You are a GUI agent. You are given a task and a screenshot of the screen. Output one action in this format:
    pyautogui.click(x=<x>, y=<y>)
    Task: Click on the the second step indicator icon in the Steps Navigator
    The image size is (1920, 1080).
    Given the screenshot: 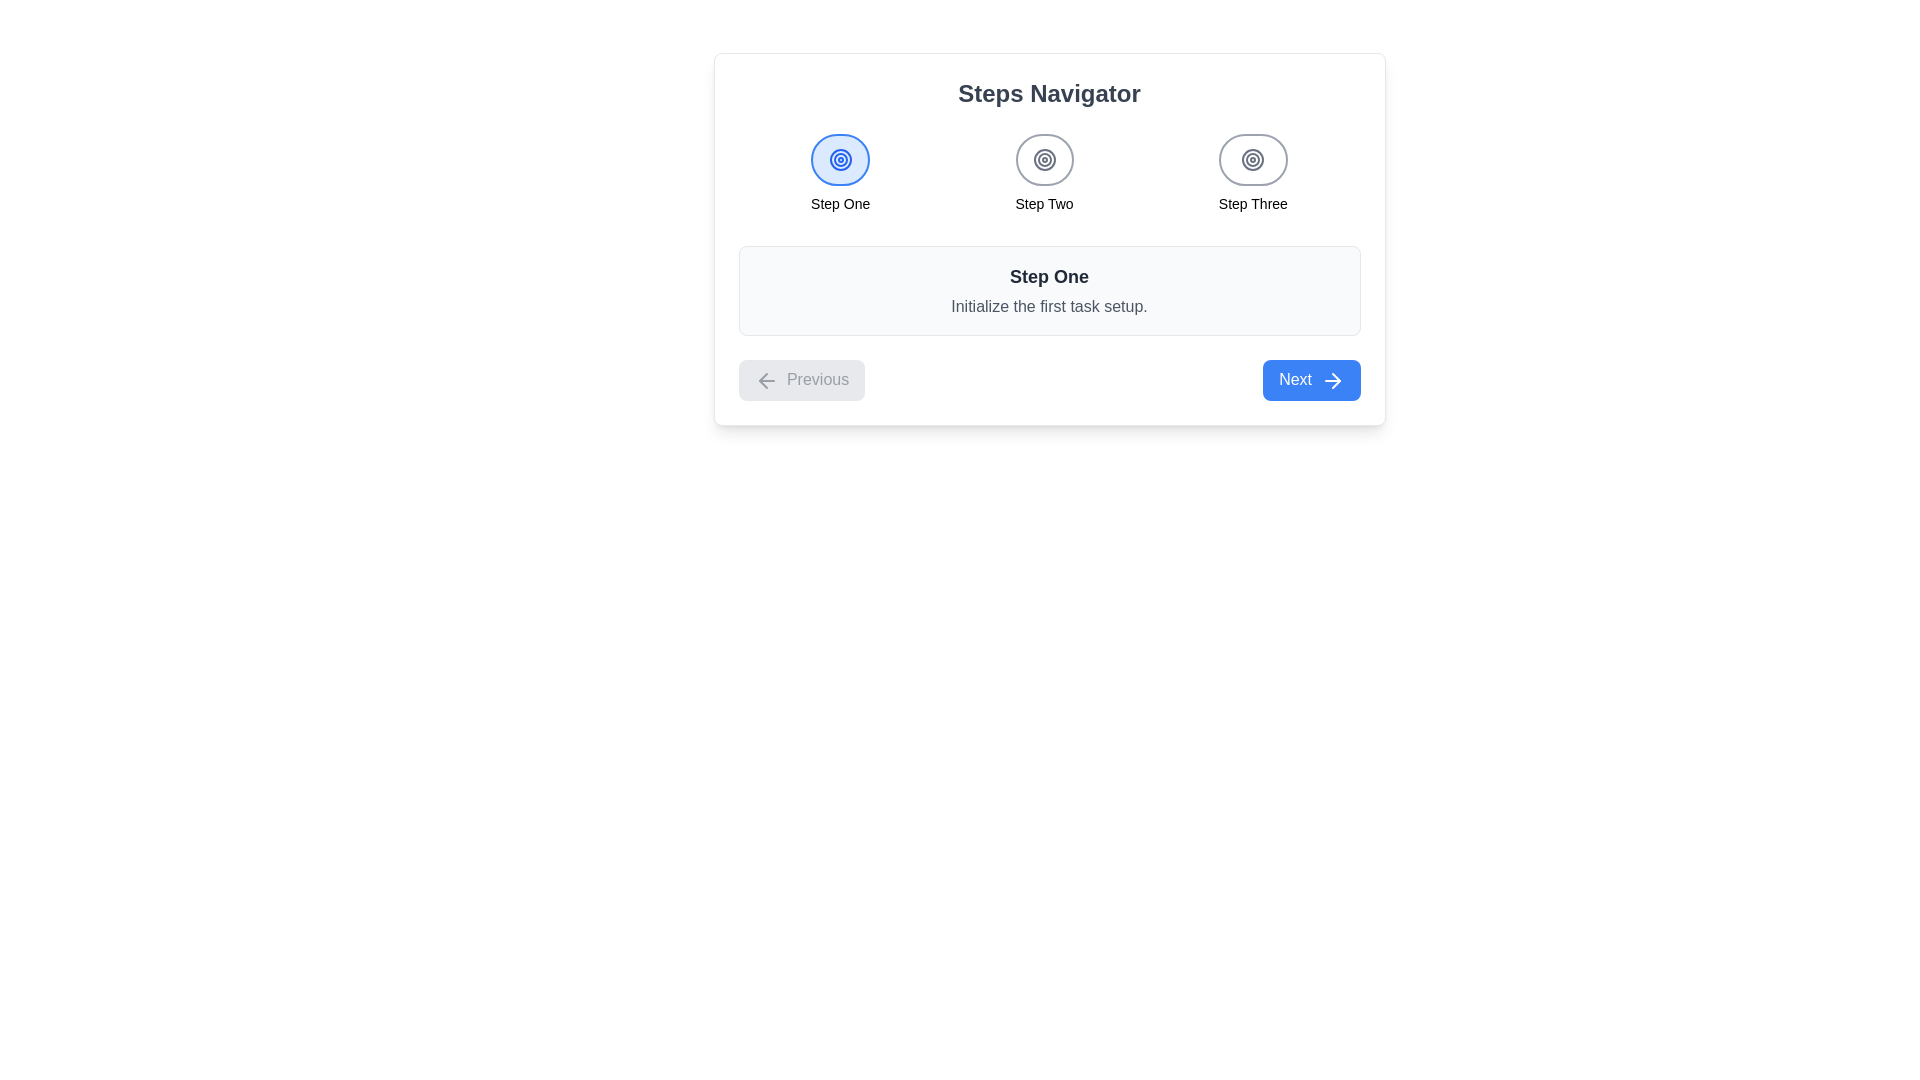 What is the action you would take?
    pyautogui.click(x=1043, y=158)
    